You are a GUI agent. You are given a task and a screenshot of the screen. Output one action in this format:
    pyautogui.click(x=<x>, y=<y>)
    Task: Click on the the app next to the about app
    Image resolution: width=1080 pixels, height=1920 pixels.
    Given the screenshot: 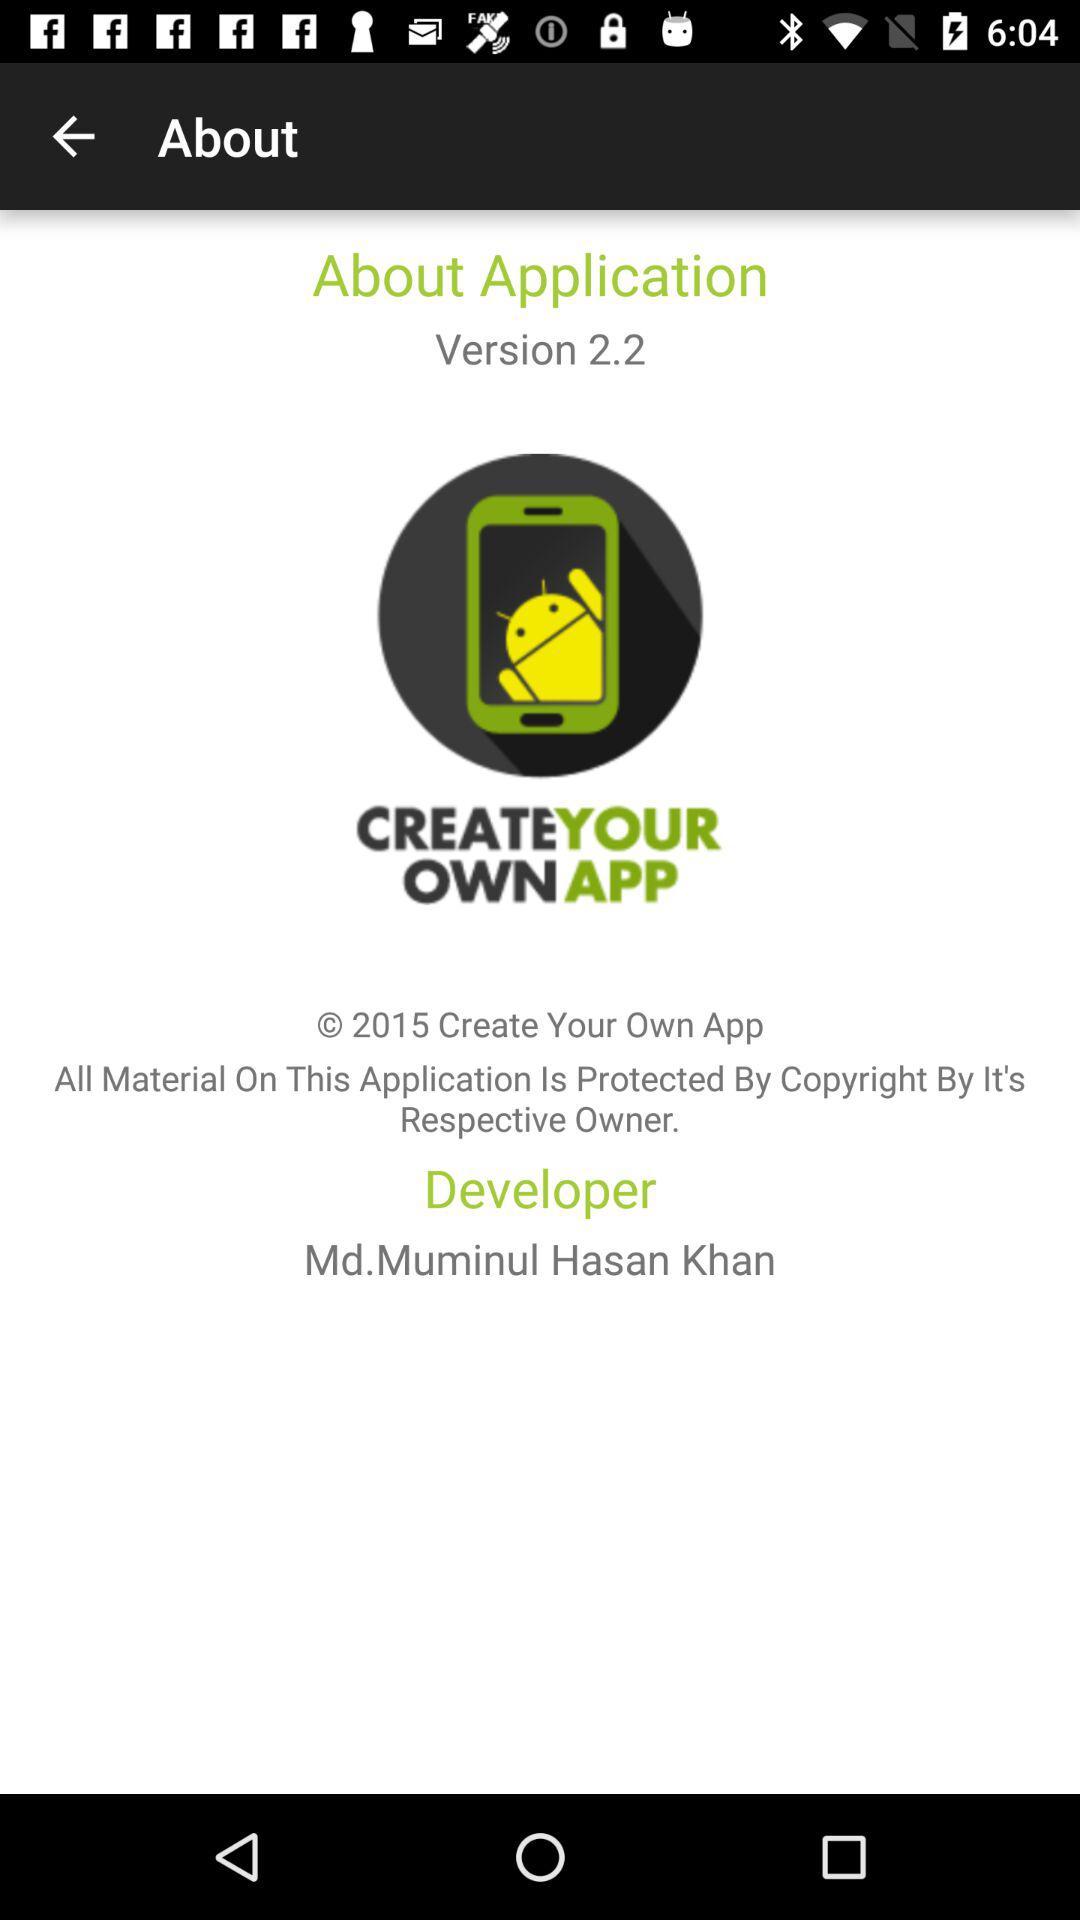 What is the action you would take?
    pyautogui.click(x=72, y=135)
    